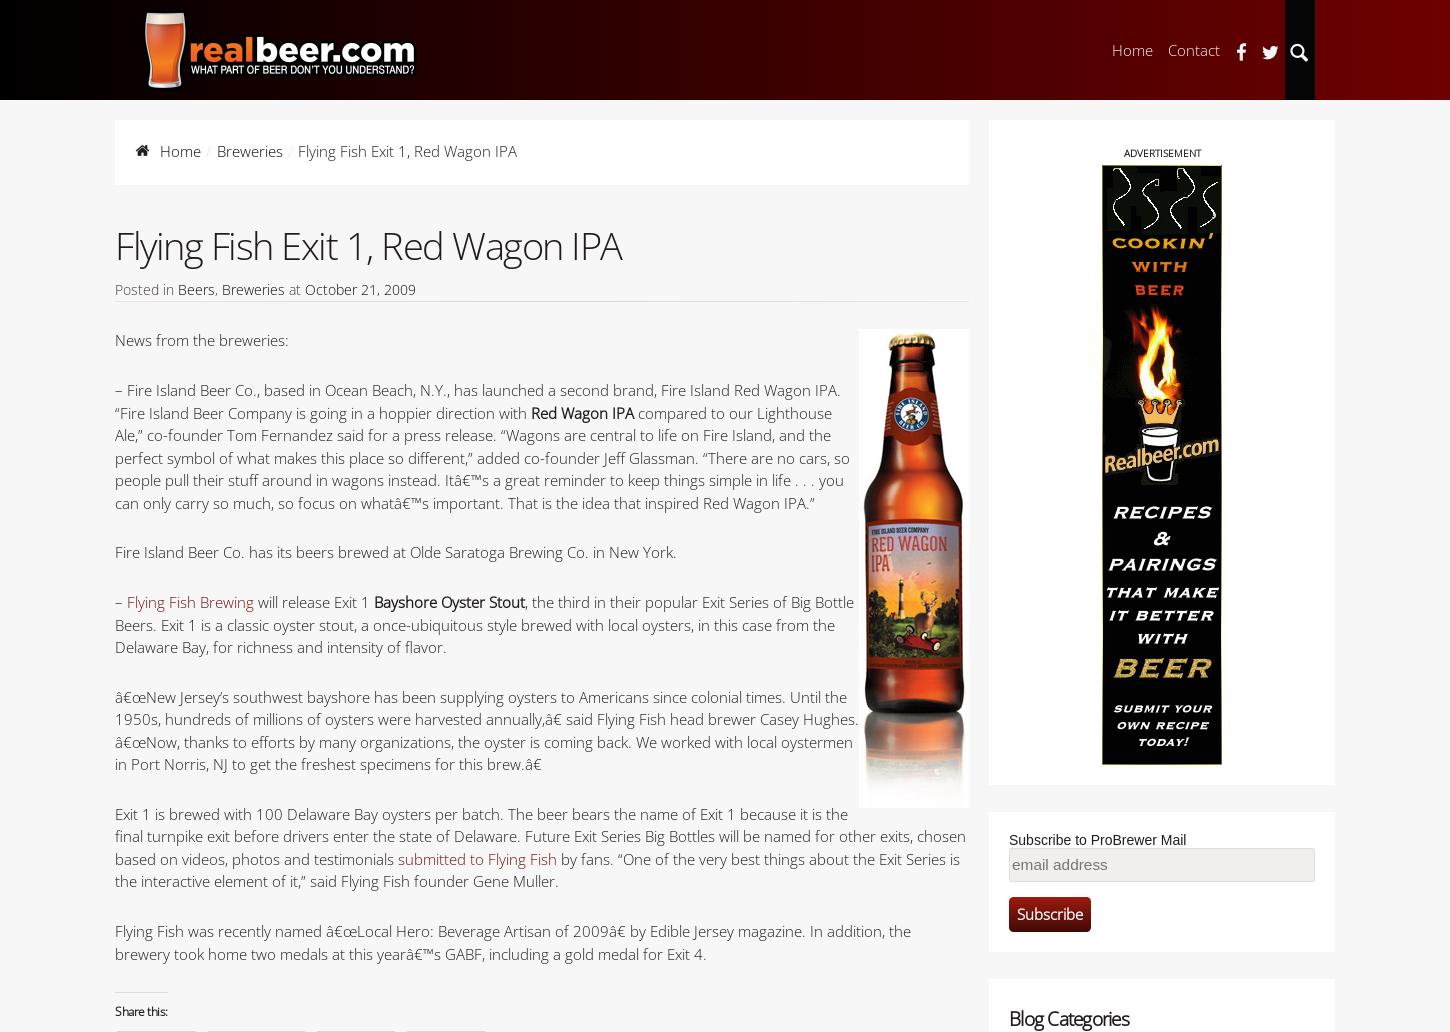  I want to click on 'Posted in', so click(114, 288).